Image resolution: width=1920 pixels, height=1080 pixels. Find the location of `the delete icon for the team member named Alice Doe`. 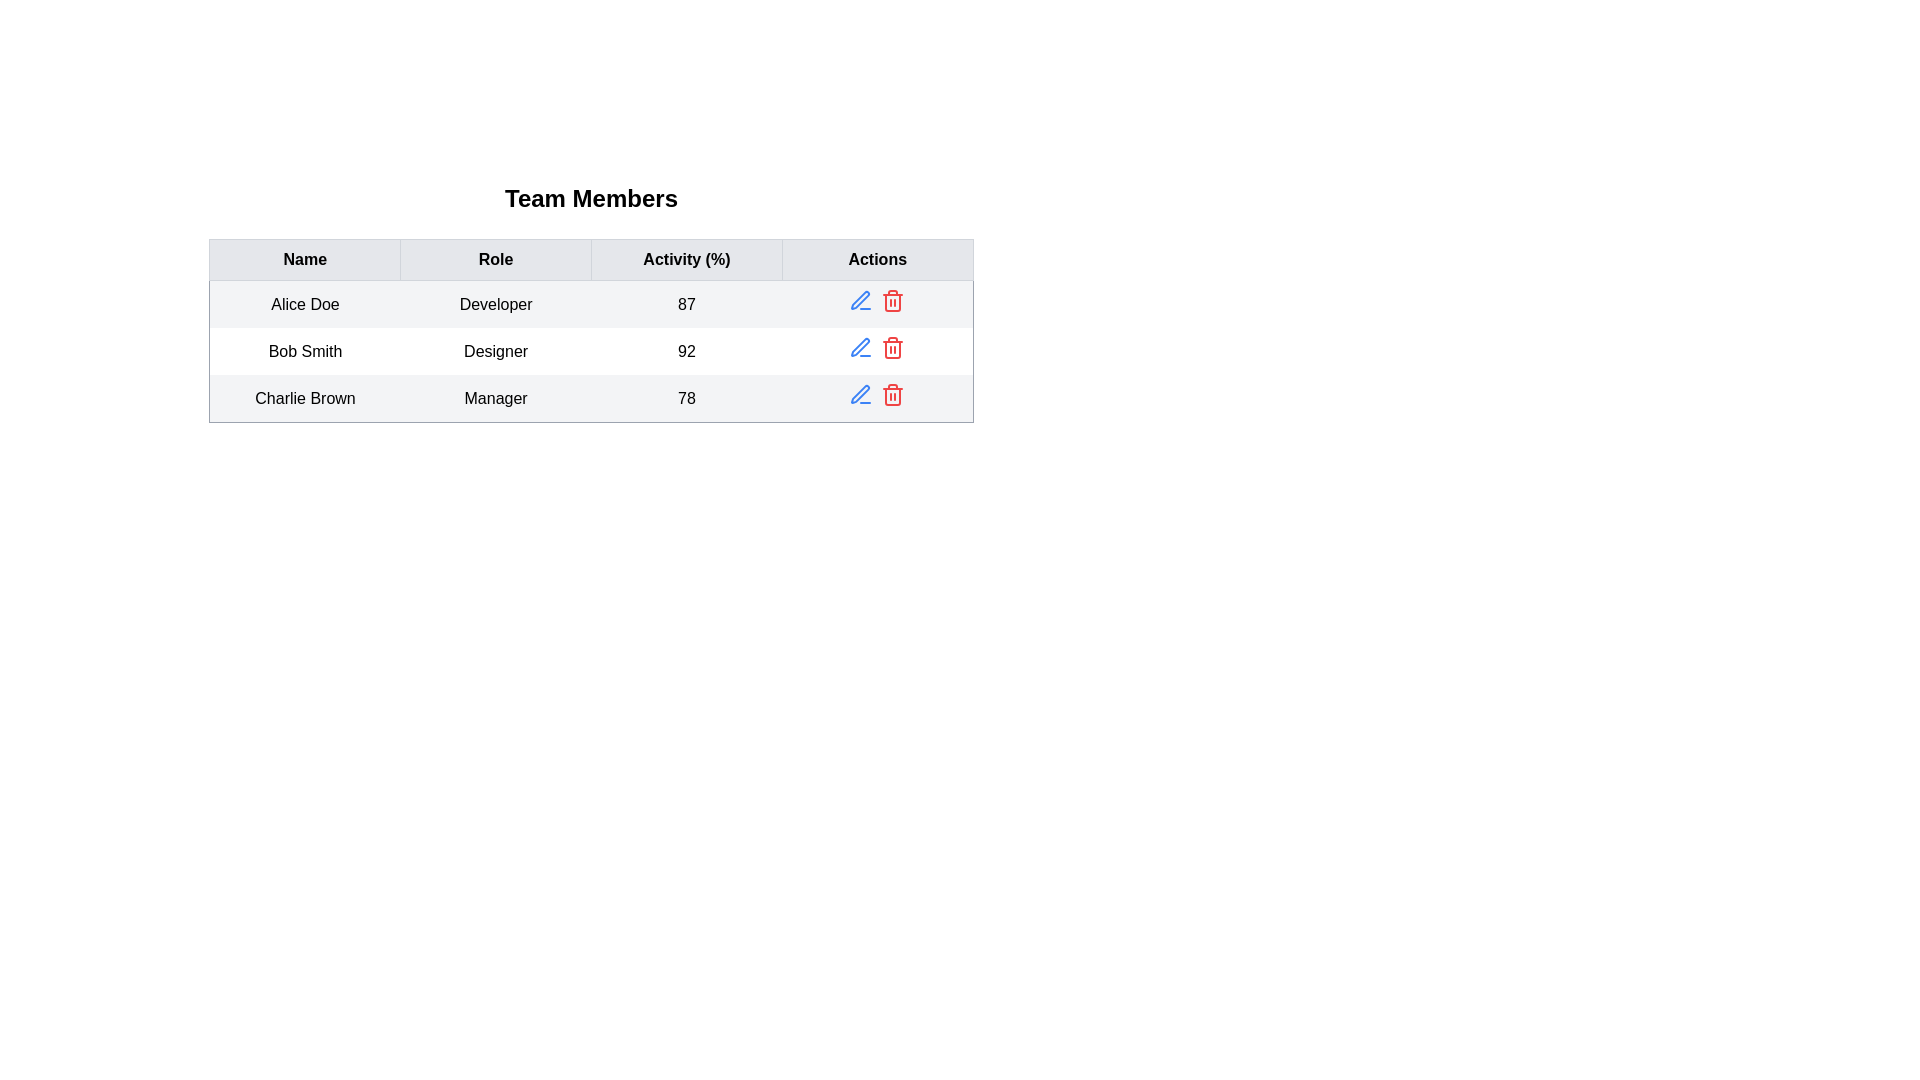

the delete icon for the team member named Alice Doe is located at coordinates (892, 300).